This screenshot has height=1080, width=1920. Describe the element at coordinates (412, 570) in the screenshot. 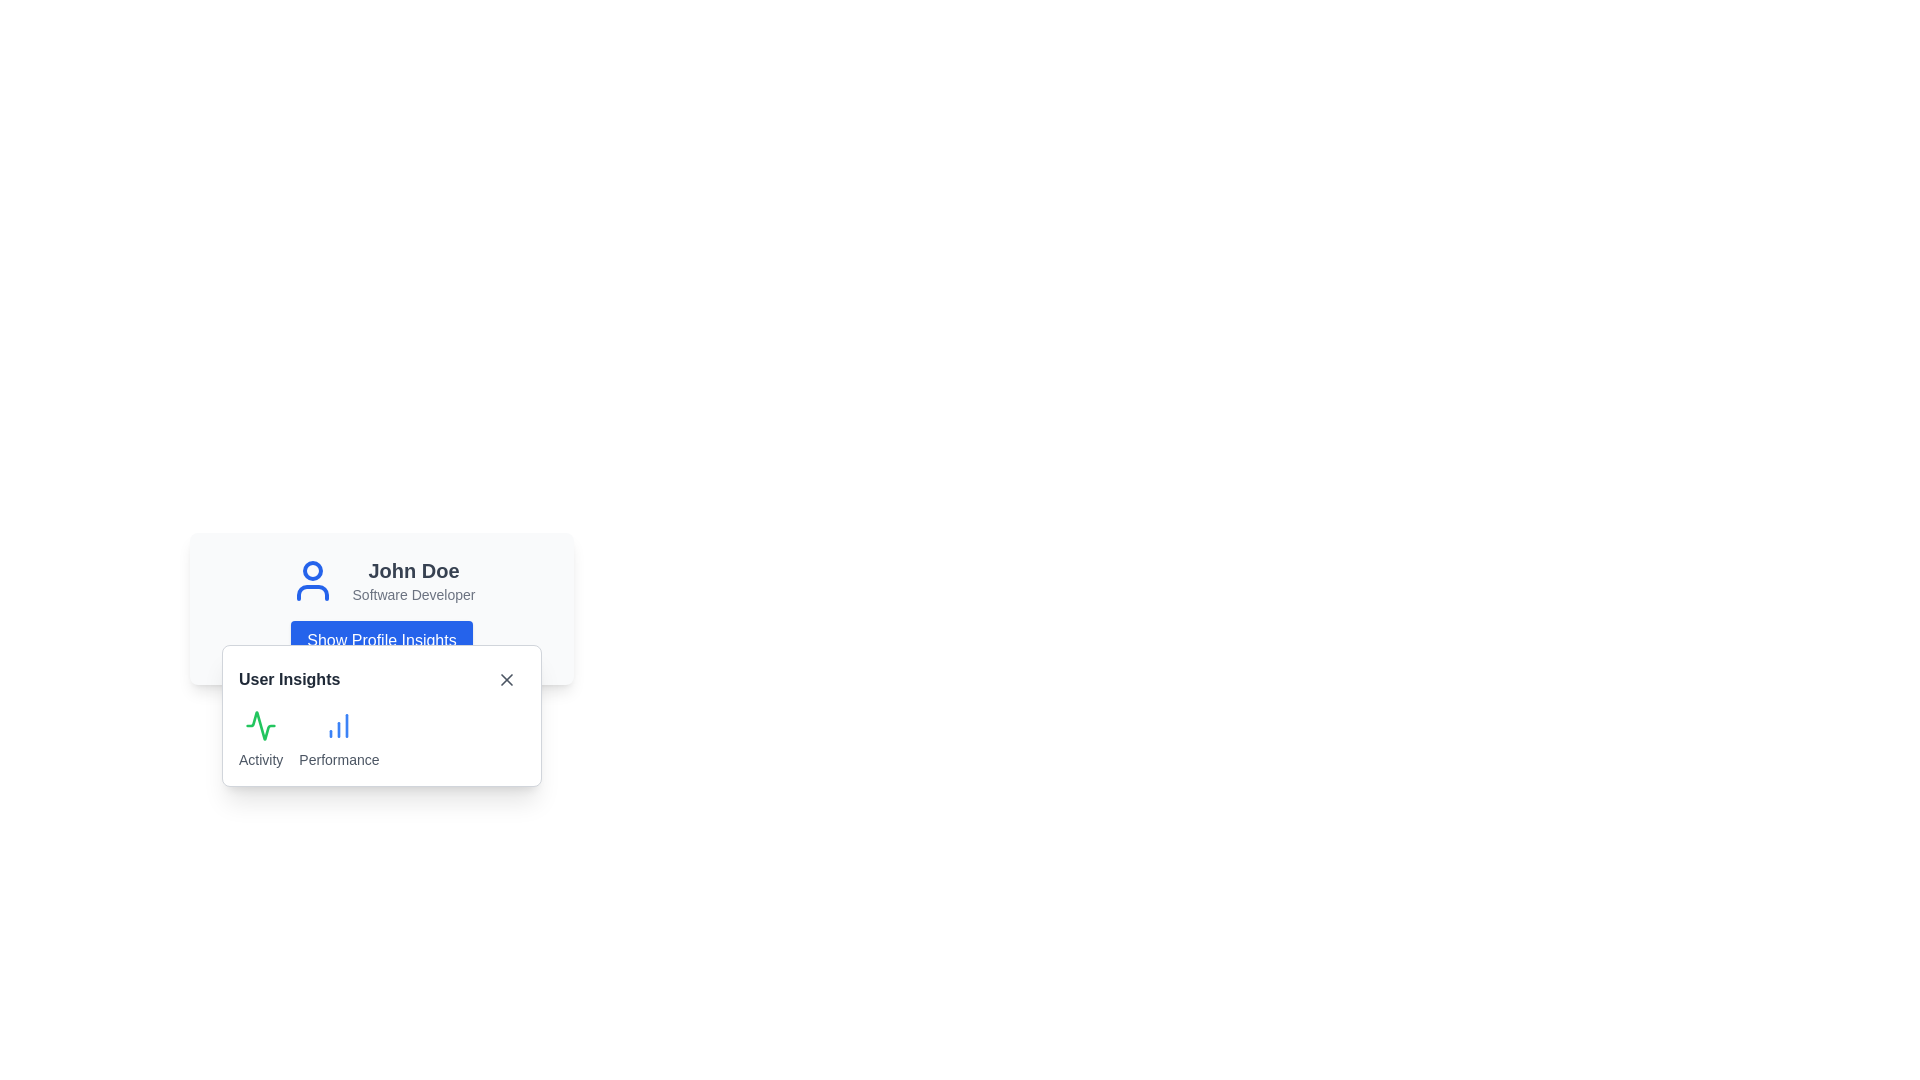

I see `name displayed in the Text label indicating the user's name at the top of the profile card` at that location.